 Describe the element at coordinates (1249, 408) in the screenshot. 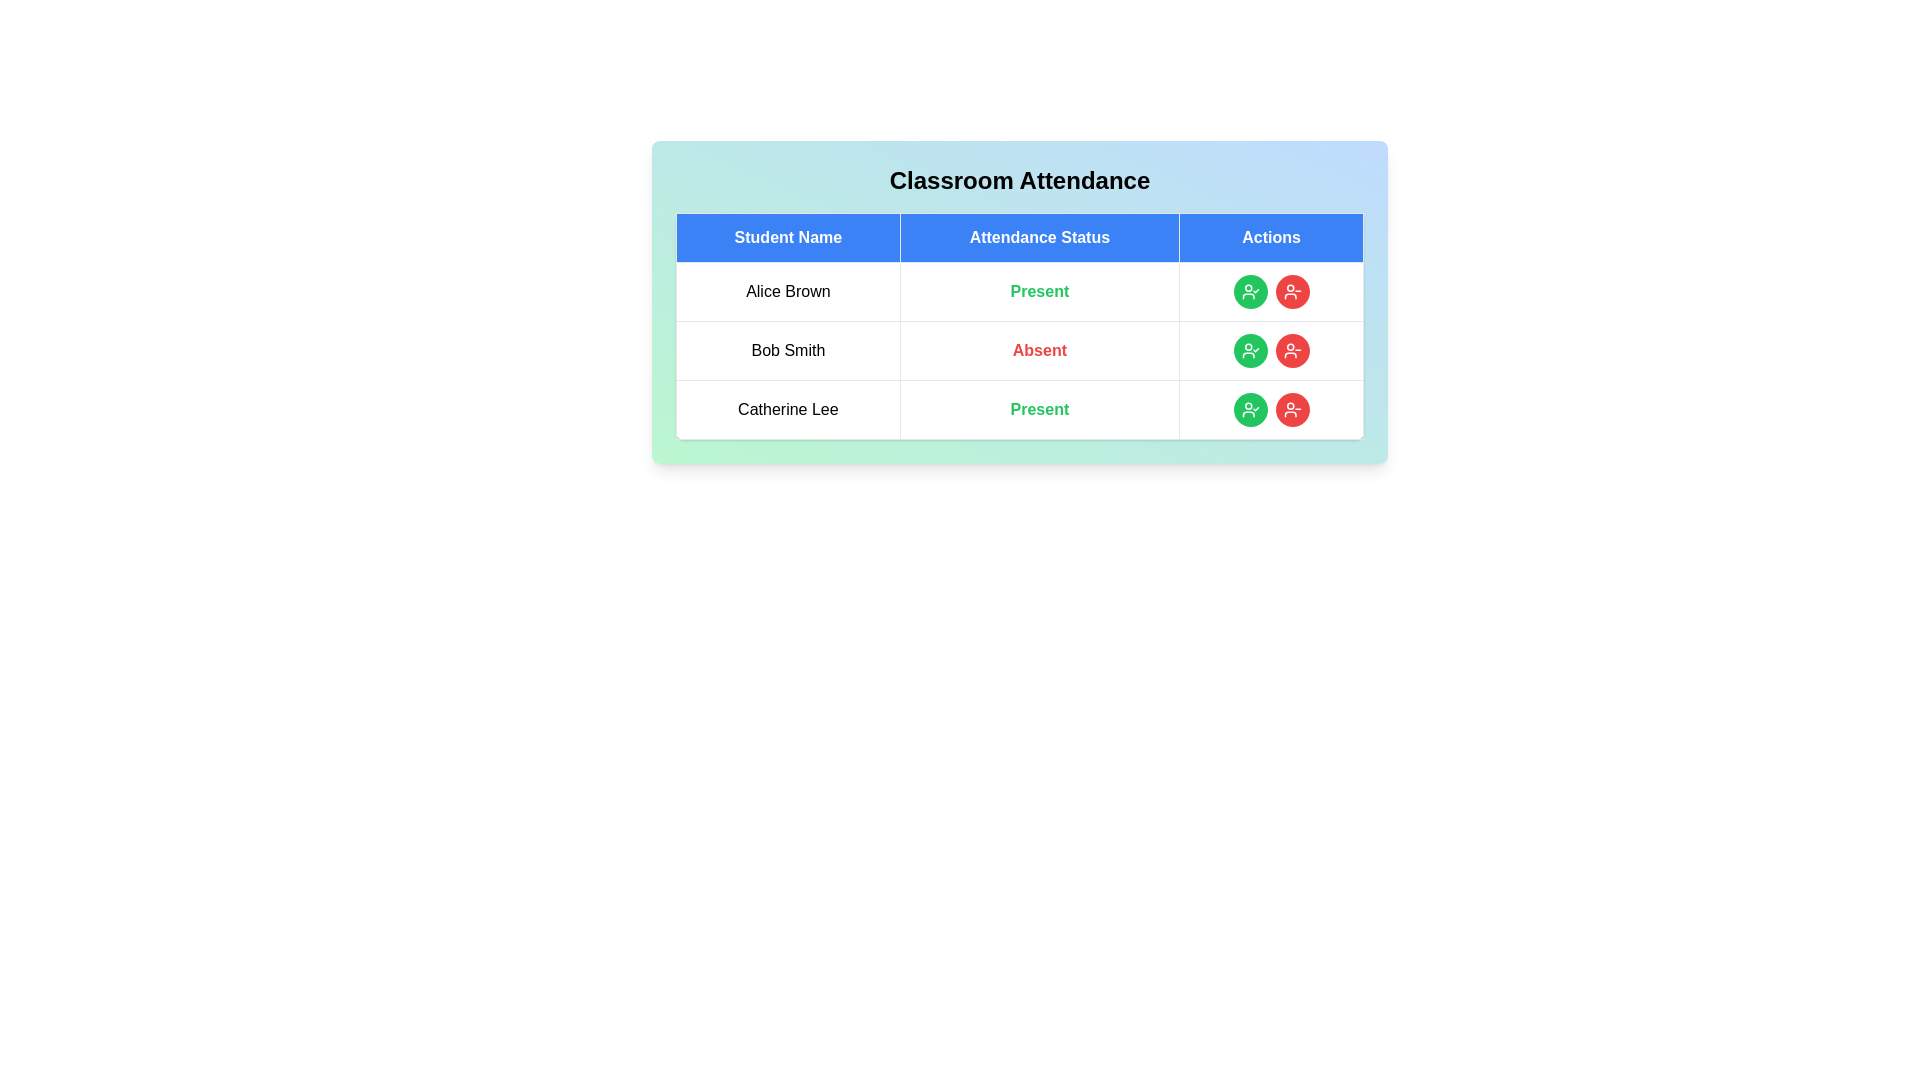

I see `'Mark Present' button for the student identified by Catherine Lee` at that location.